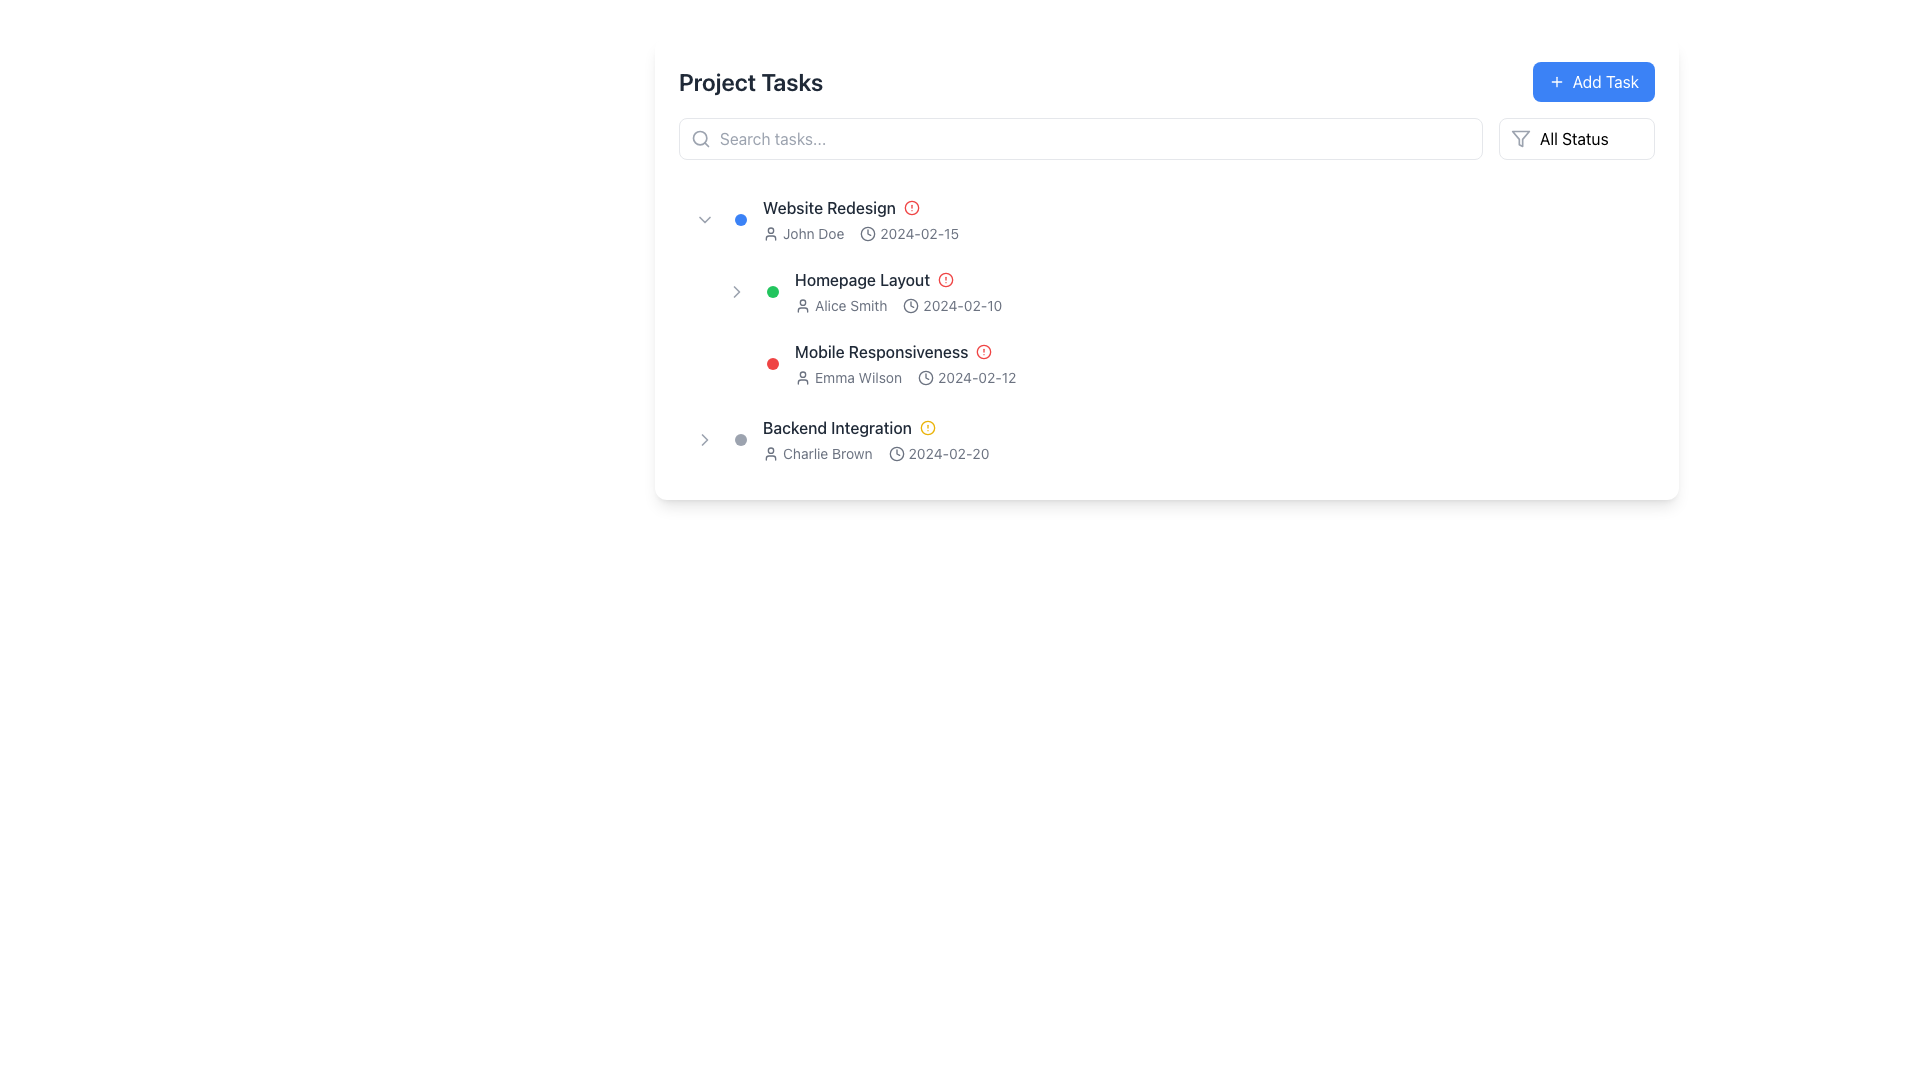 The image size is (1920, 1080). What do you see at coordinates (977, 378) in the screenshot?
I see `date displayed in the Text element related to the 'Mobile Responsiveness' task, which is positioned to the right of Emma Wilson's name and after a clock icon` at bounding box center [977, 378].